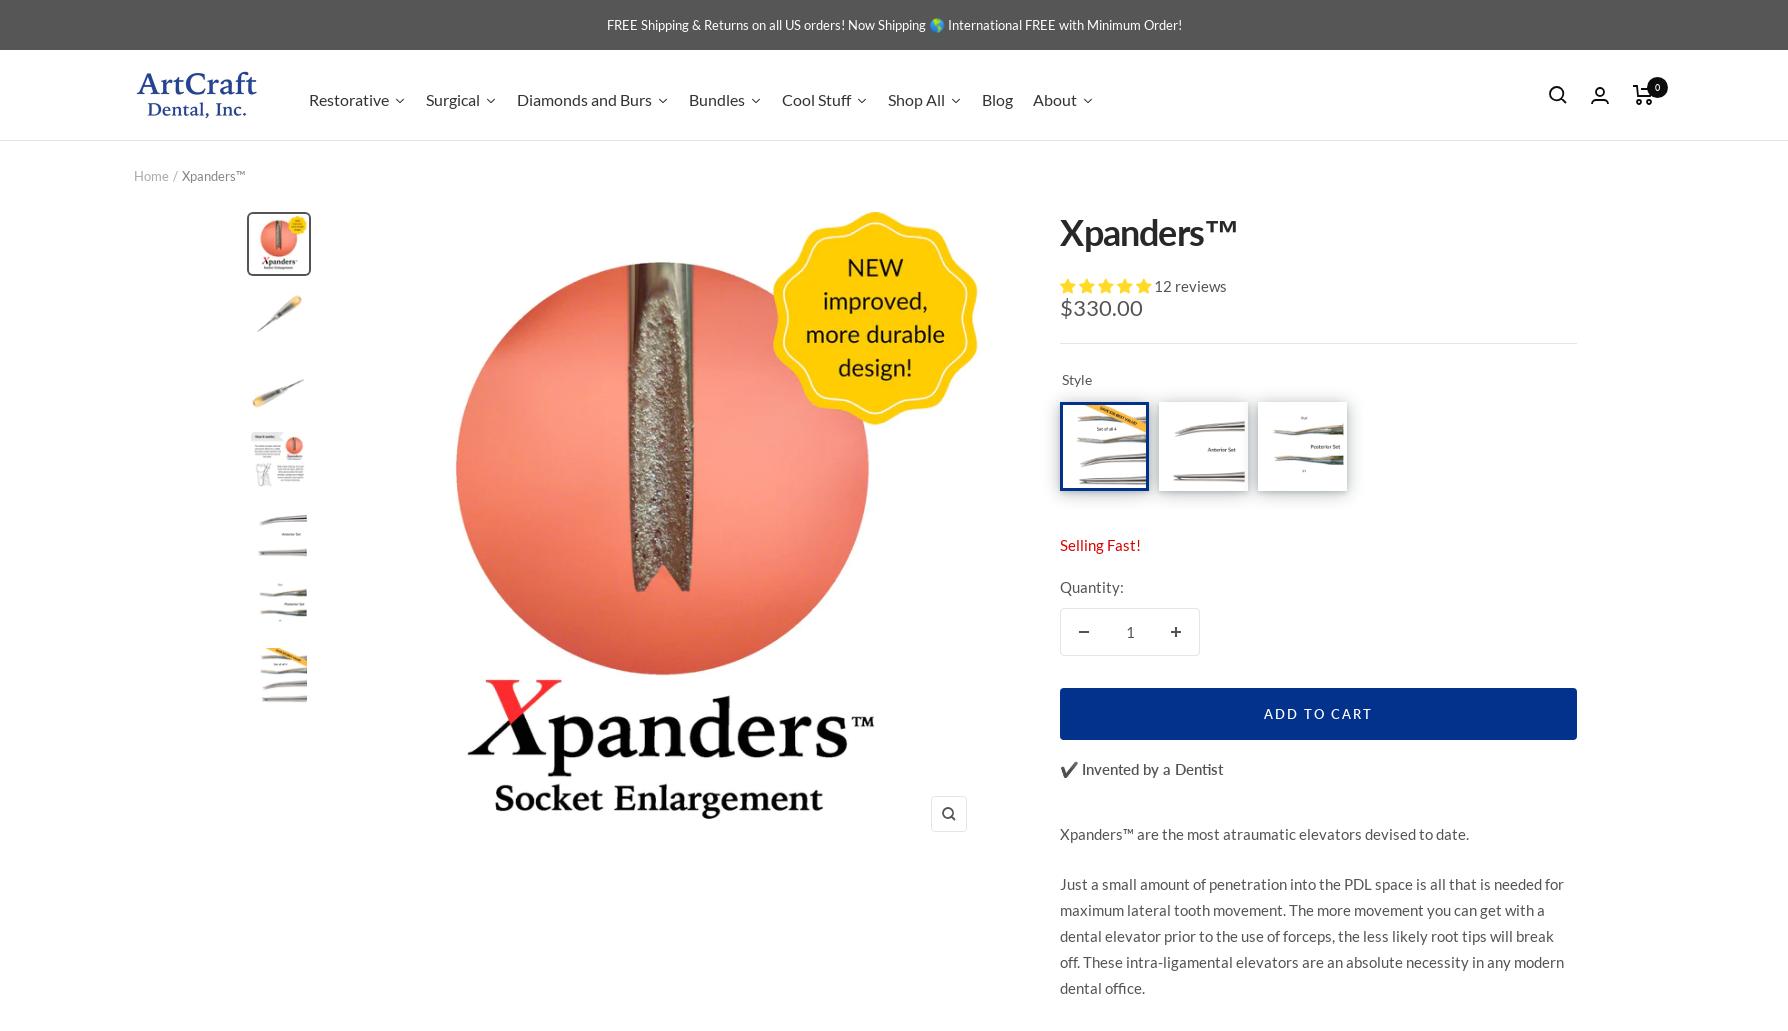  I want to click on 'Just a small amount of penetration into the PDL space is all that is needed for maximum lateral tooth movement. The more movement you can get with a dental elevator prior to the use of forceps, the less likely root tips will break off.', so click(1311, 922).